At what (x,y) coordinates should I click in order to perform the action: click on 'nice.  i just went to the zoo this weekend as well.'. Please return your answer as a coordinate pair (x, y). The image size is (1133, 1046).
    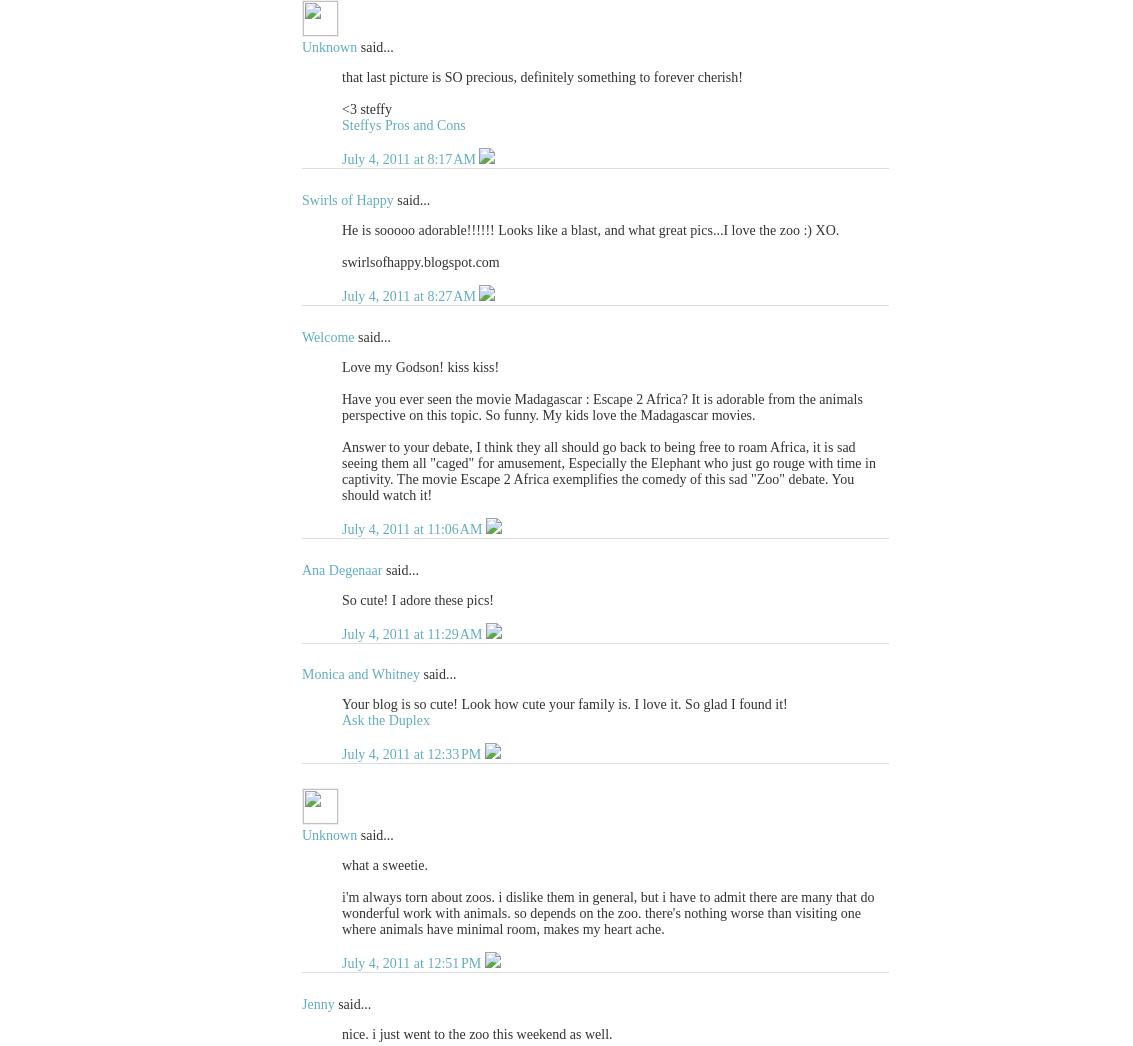
    Looking at the image, I should click on (475, 1034).